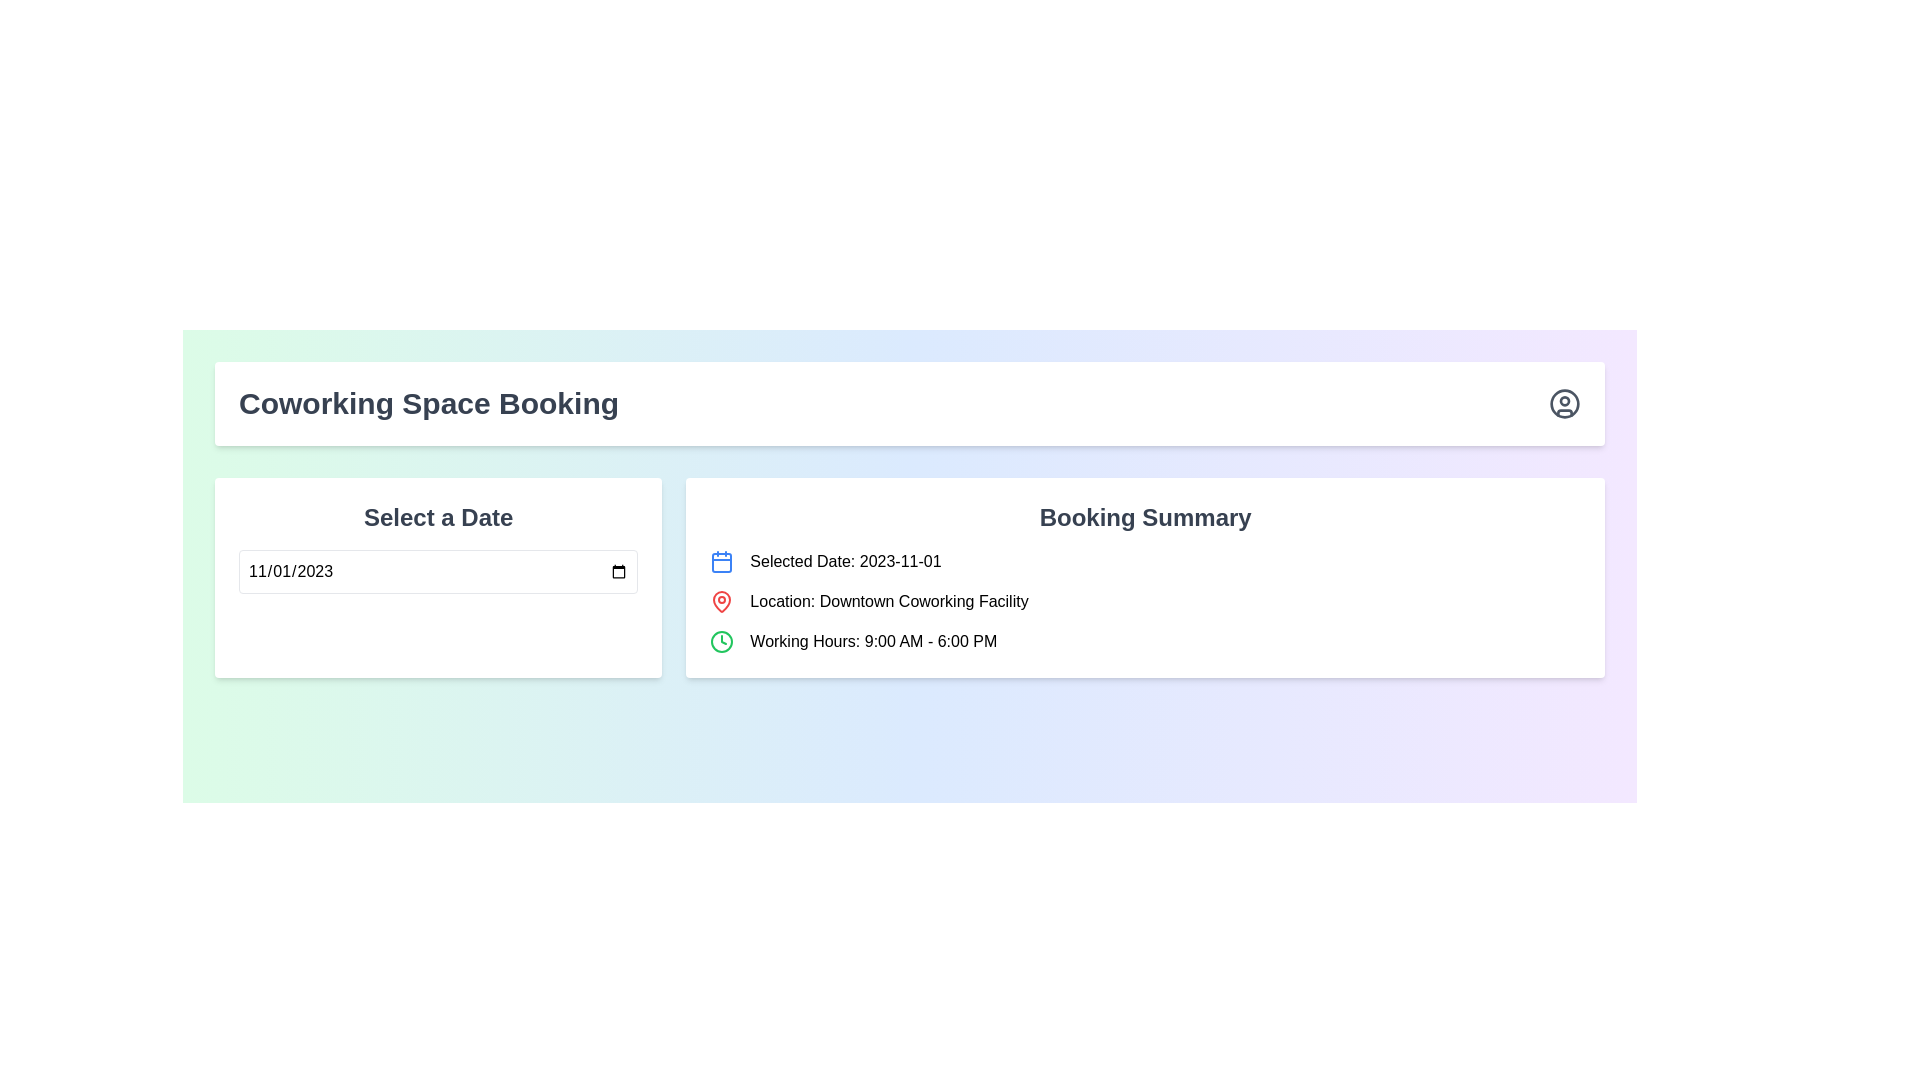 The height and width of the screenshot is (1080, 1920). Describe the element at coordinates (845, 562) in the screenshot. I see `the text display element labeled 'Selected Date:' which shows the date value '2023-11-01' in the Booking Summary section` at that location.